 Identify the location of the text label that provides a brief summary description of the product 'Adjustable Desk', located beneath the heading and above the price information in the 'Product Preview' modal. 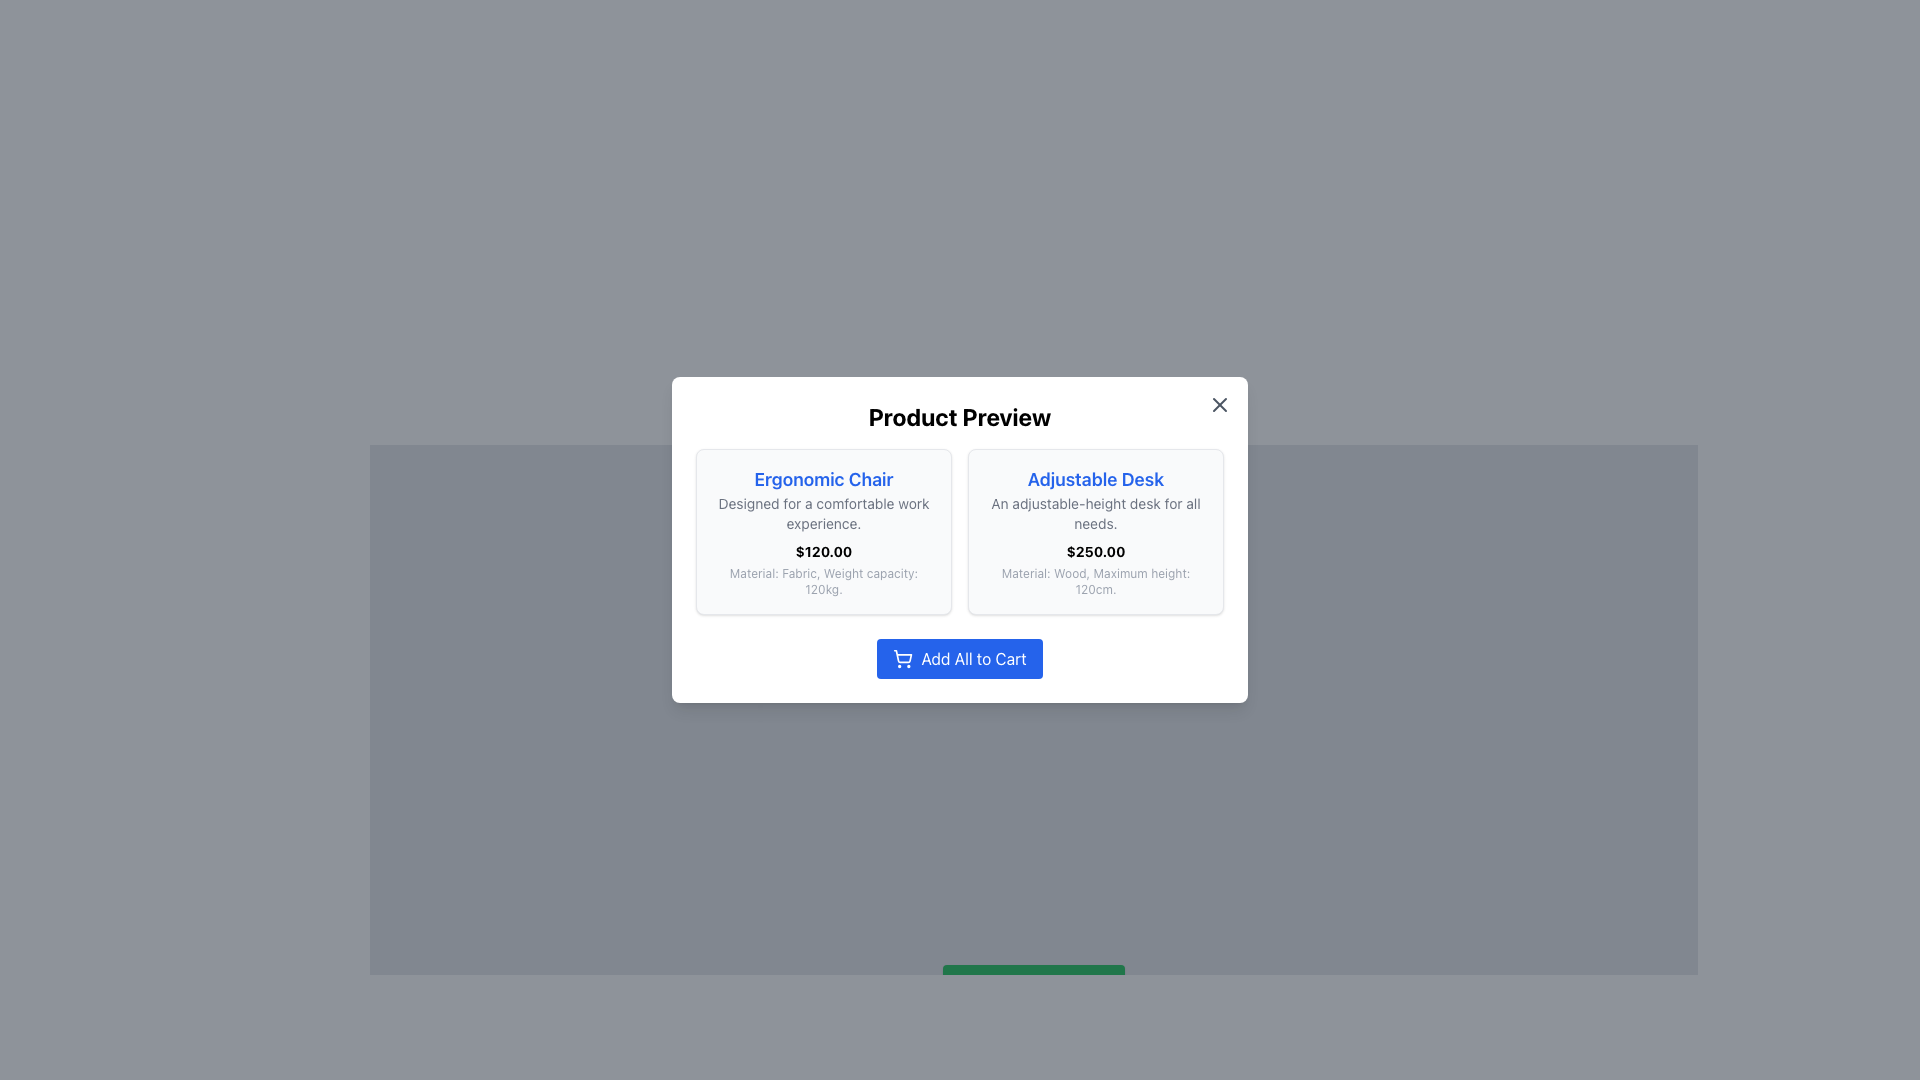
(1094, 512).